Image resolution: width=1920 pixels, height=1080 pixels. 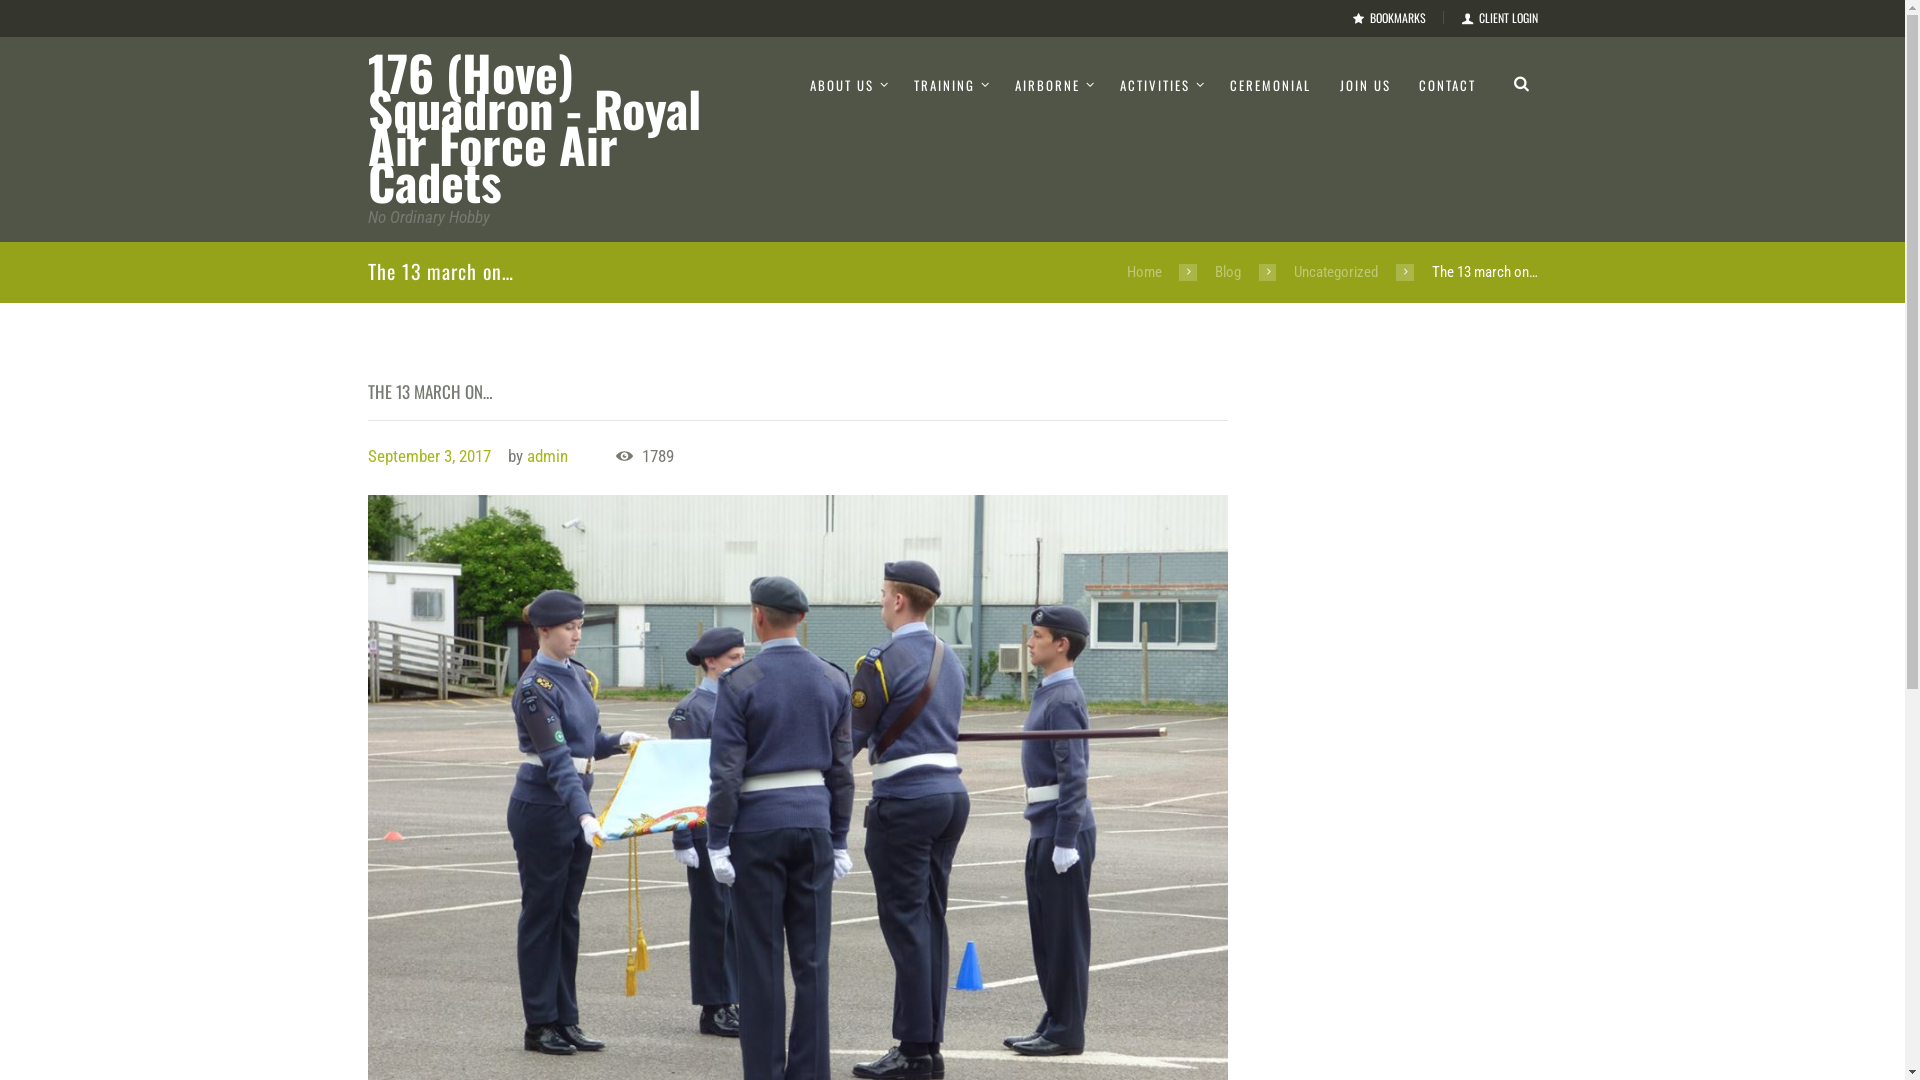 I want to click on 'CLIENT LOGIN', so click(x=1499, y=18).